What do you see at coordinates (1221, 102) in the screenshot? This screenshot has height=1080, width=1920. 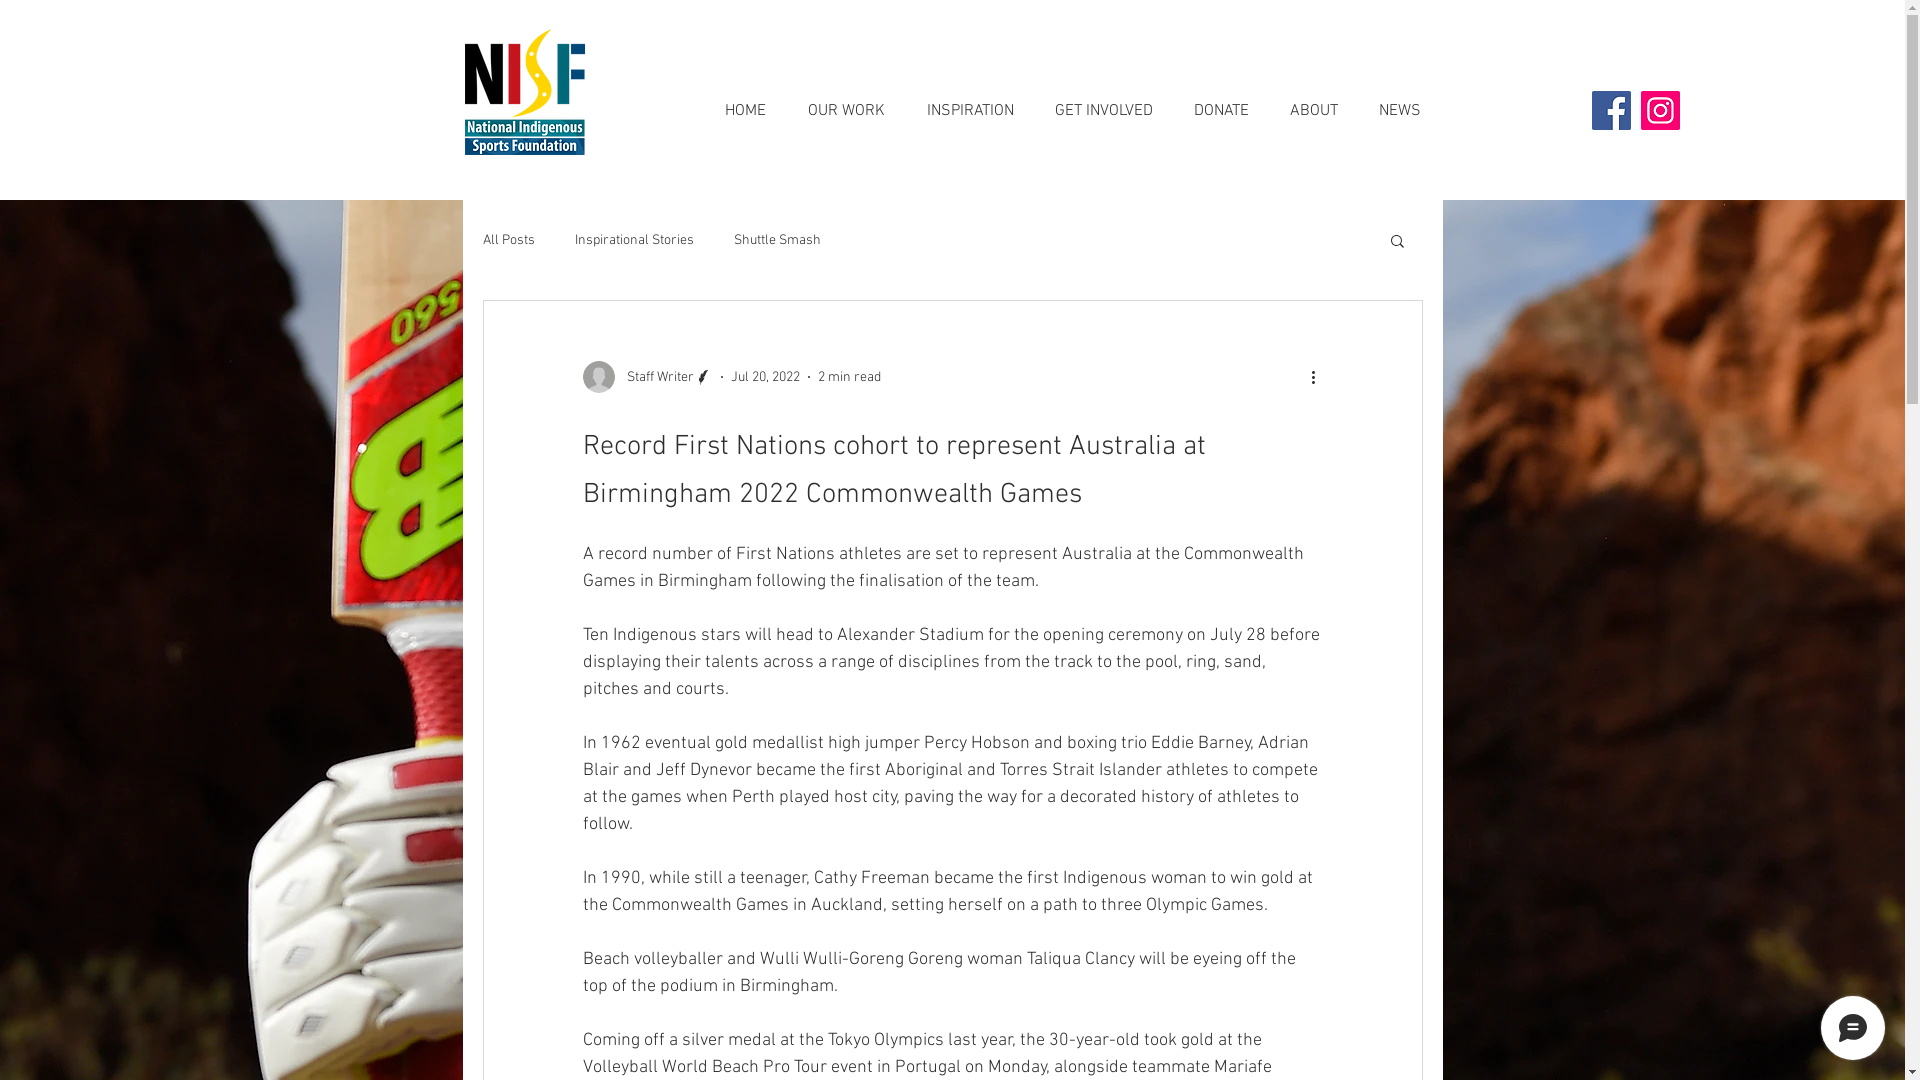 I see `'DONATE'` at bounding box center [1221, 102].